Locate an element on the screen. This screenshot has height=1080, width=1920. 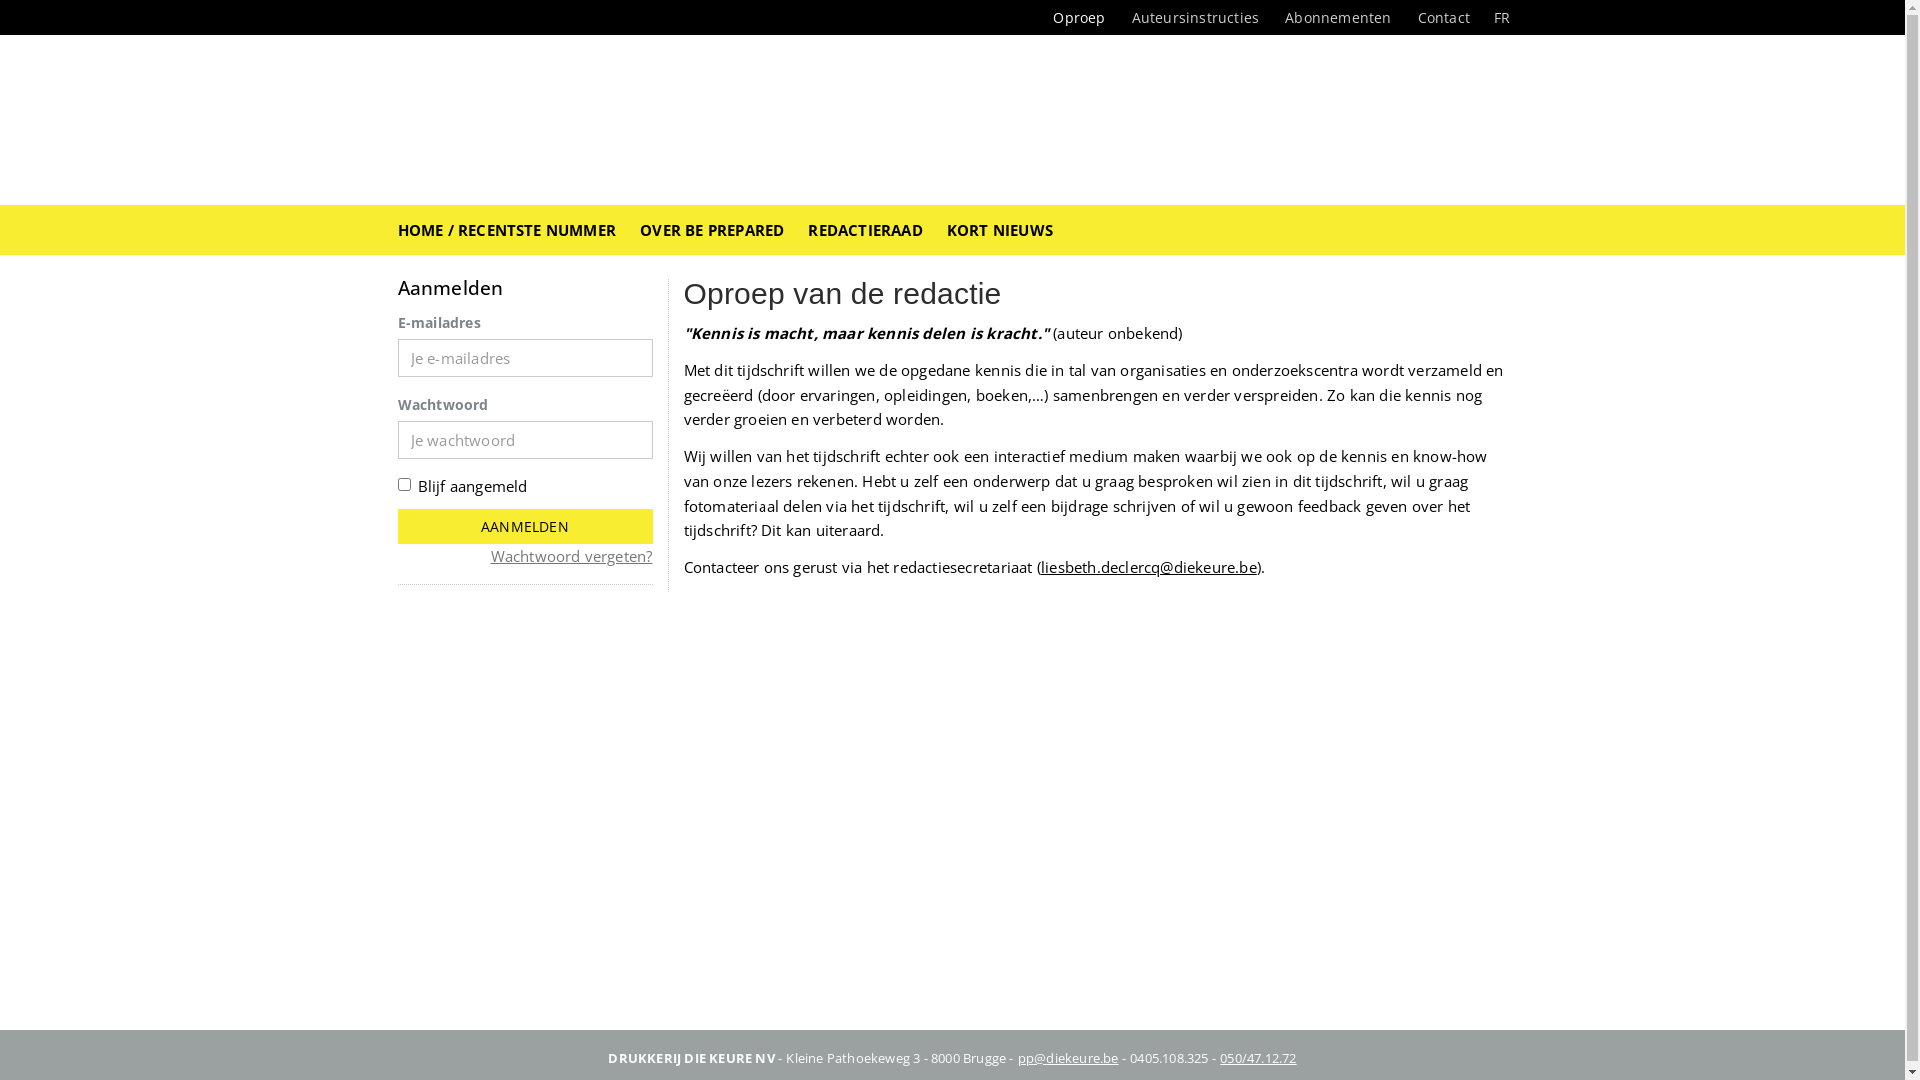
'Contact' is located at coordinates (1444, 17).